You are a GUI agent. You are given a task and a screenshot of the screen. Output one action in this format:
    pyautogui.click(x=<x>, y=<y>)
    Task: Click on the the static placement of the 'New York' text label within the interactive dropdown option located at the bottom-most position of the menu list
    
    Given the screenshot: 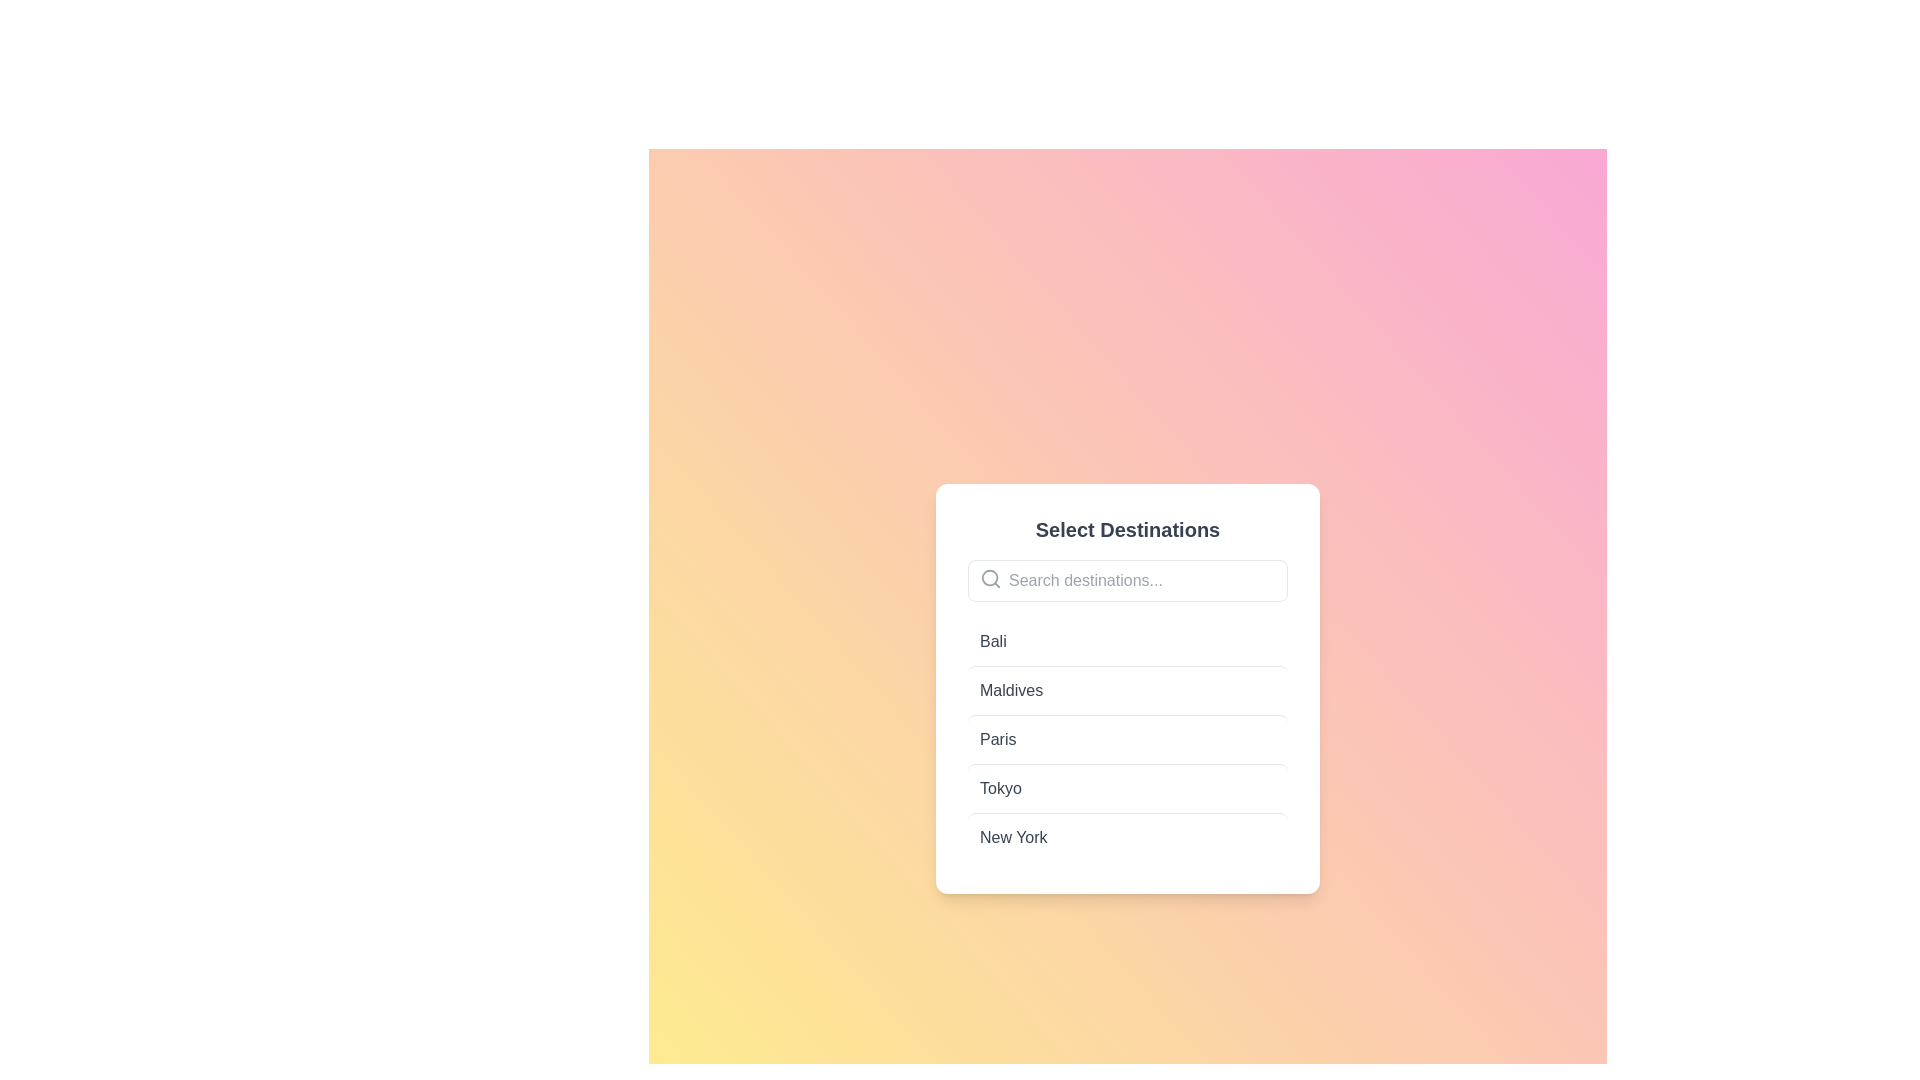 What is the action you would take?
    pyautogui.click(x=1013, y=837)
    